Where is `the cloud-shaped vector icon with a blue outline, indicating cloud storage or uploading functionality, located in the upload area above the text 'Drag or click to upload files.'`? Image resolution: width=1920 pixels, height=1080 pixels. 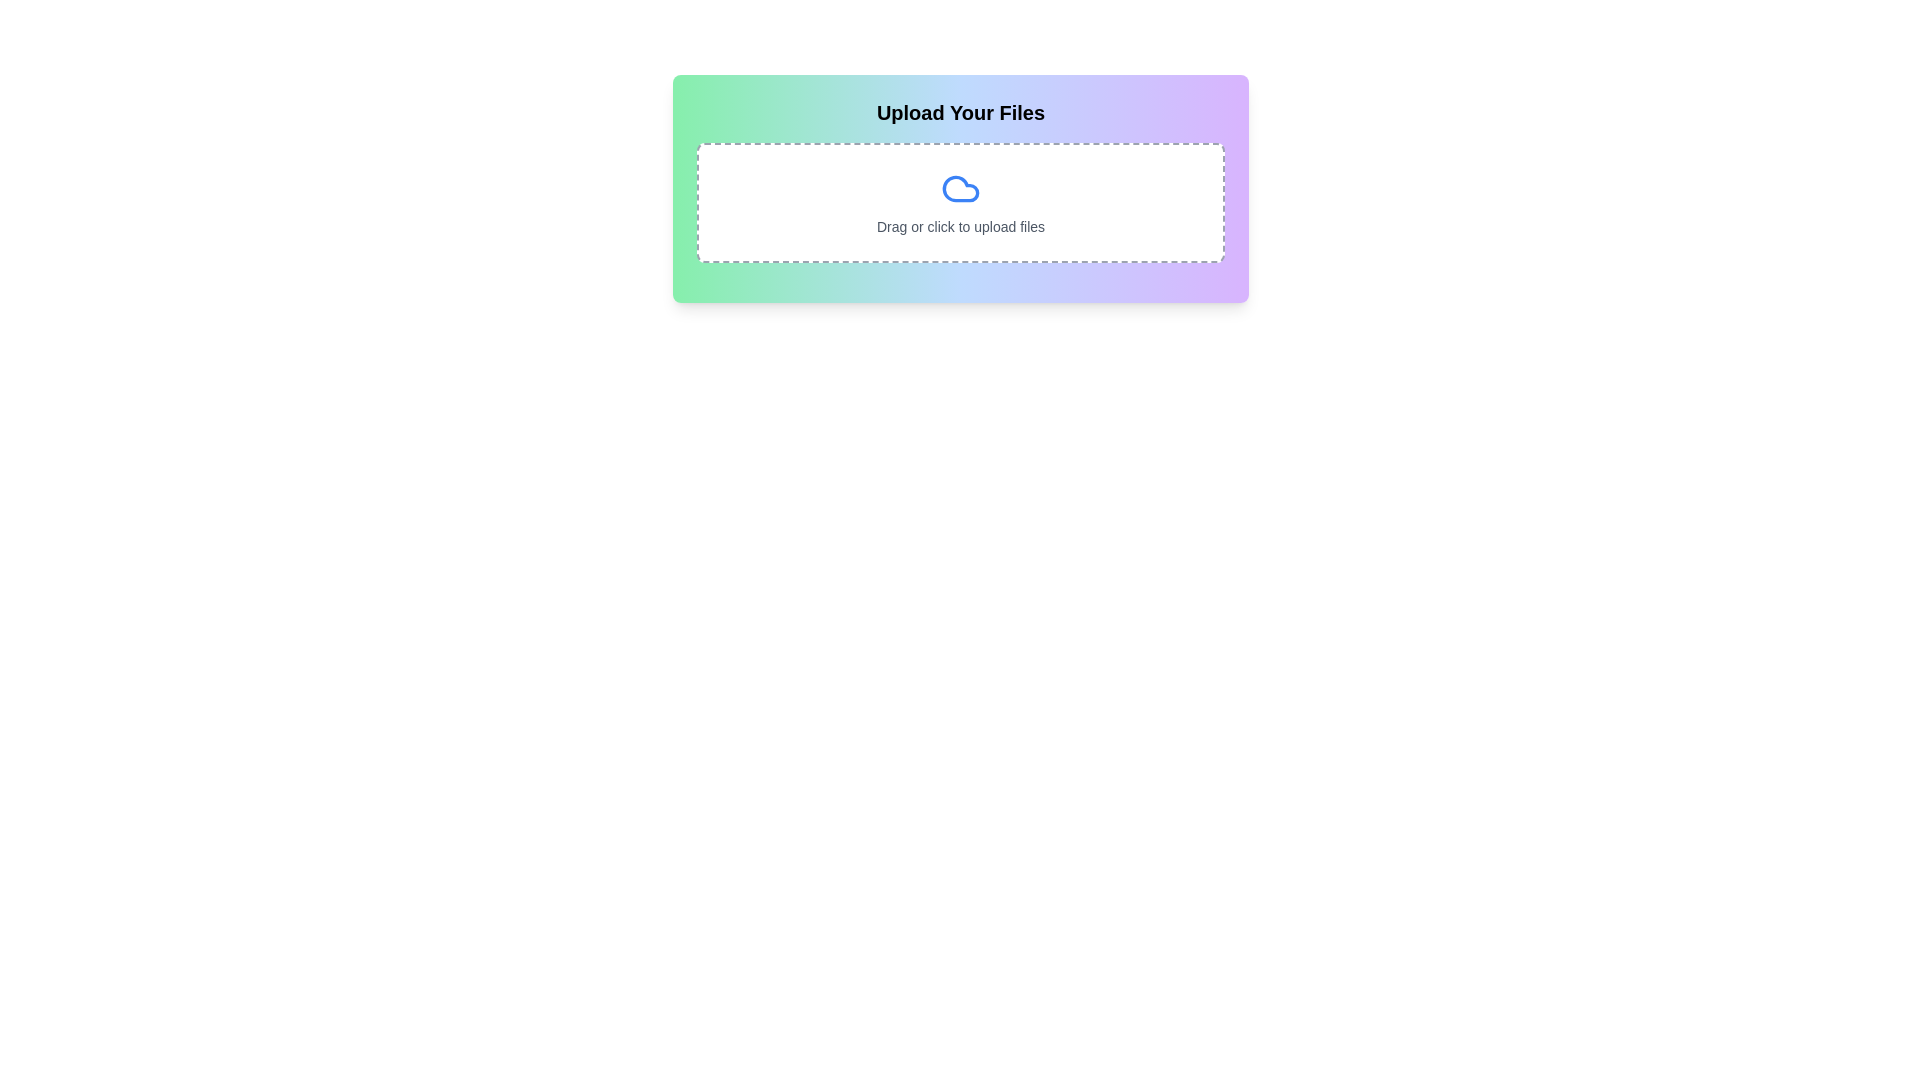 the cloud-shaped vector icon with a blue outline, indicating cloud storage or uploading functionality, located in the upload area above the text 'Drag or click to upload files.' is located at coordinates (960, 189).